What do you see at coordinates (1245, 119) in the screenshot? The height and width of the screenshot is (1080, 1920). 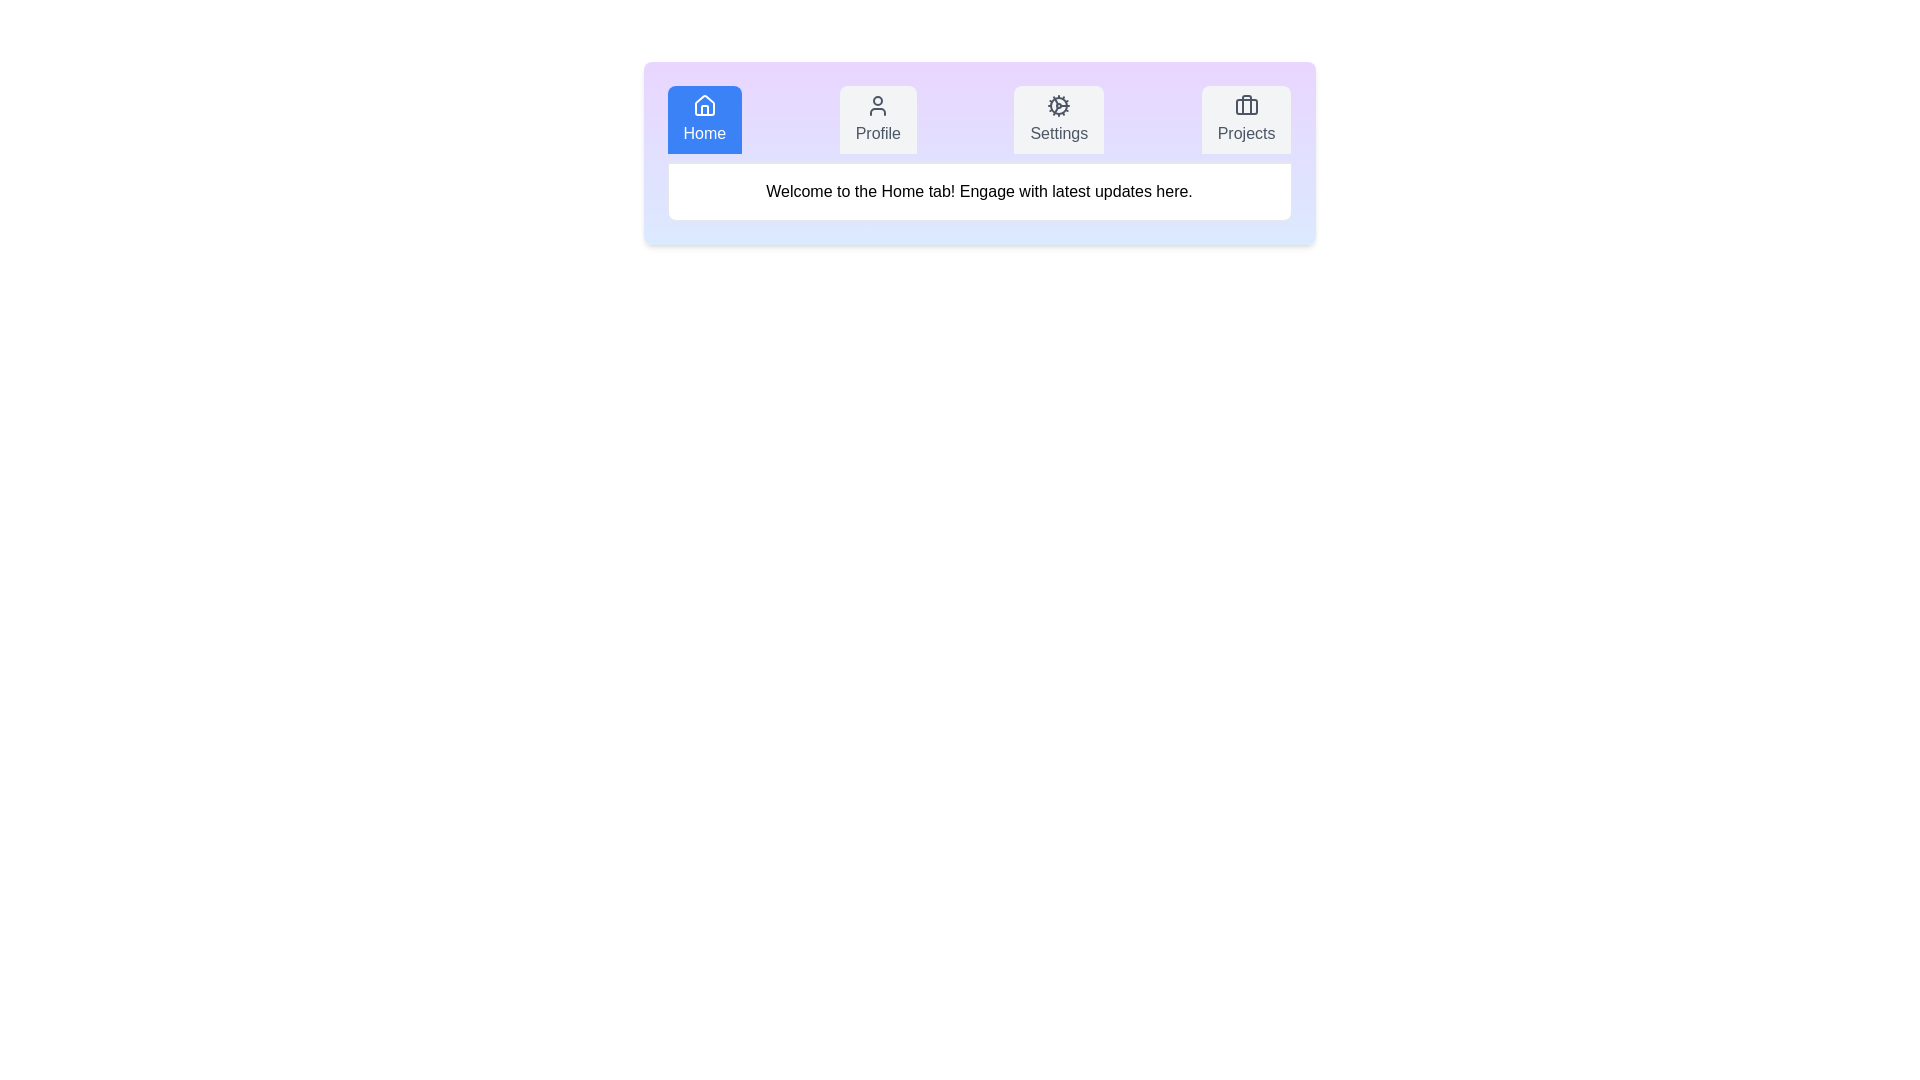 I see `the fourth tab in the horizontal navigation bar, which is a button with an icon and label for navigating to the 'Projects' section` at bounding box center [1245, 119].